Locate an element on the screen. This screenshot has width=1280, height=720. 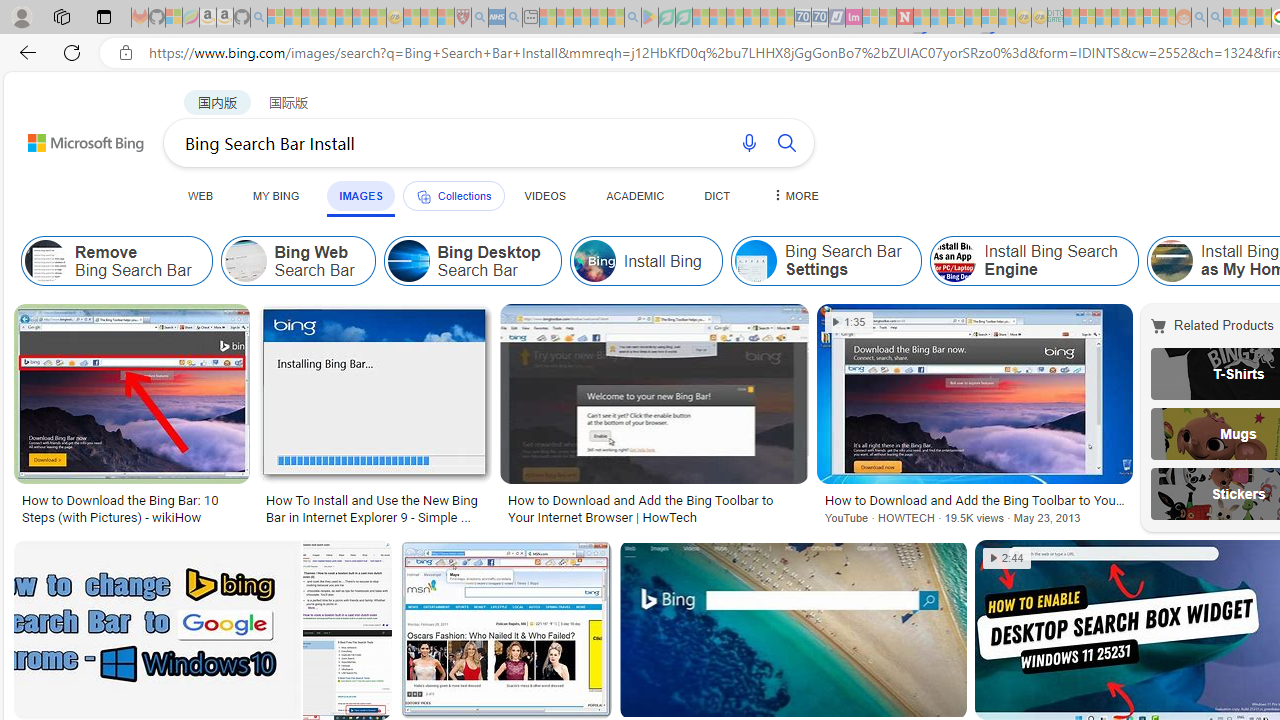
'Bing Search Bar Settings' is located at coordinates (826, 260).